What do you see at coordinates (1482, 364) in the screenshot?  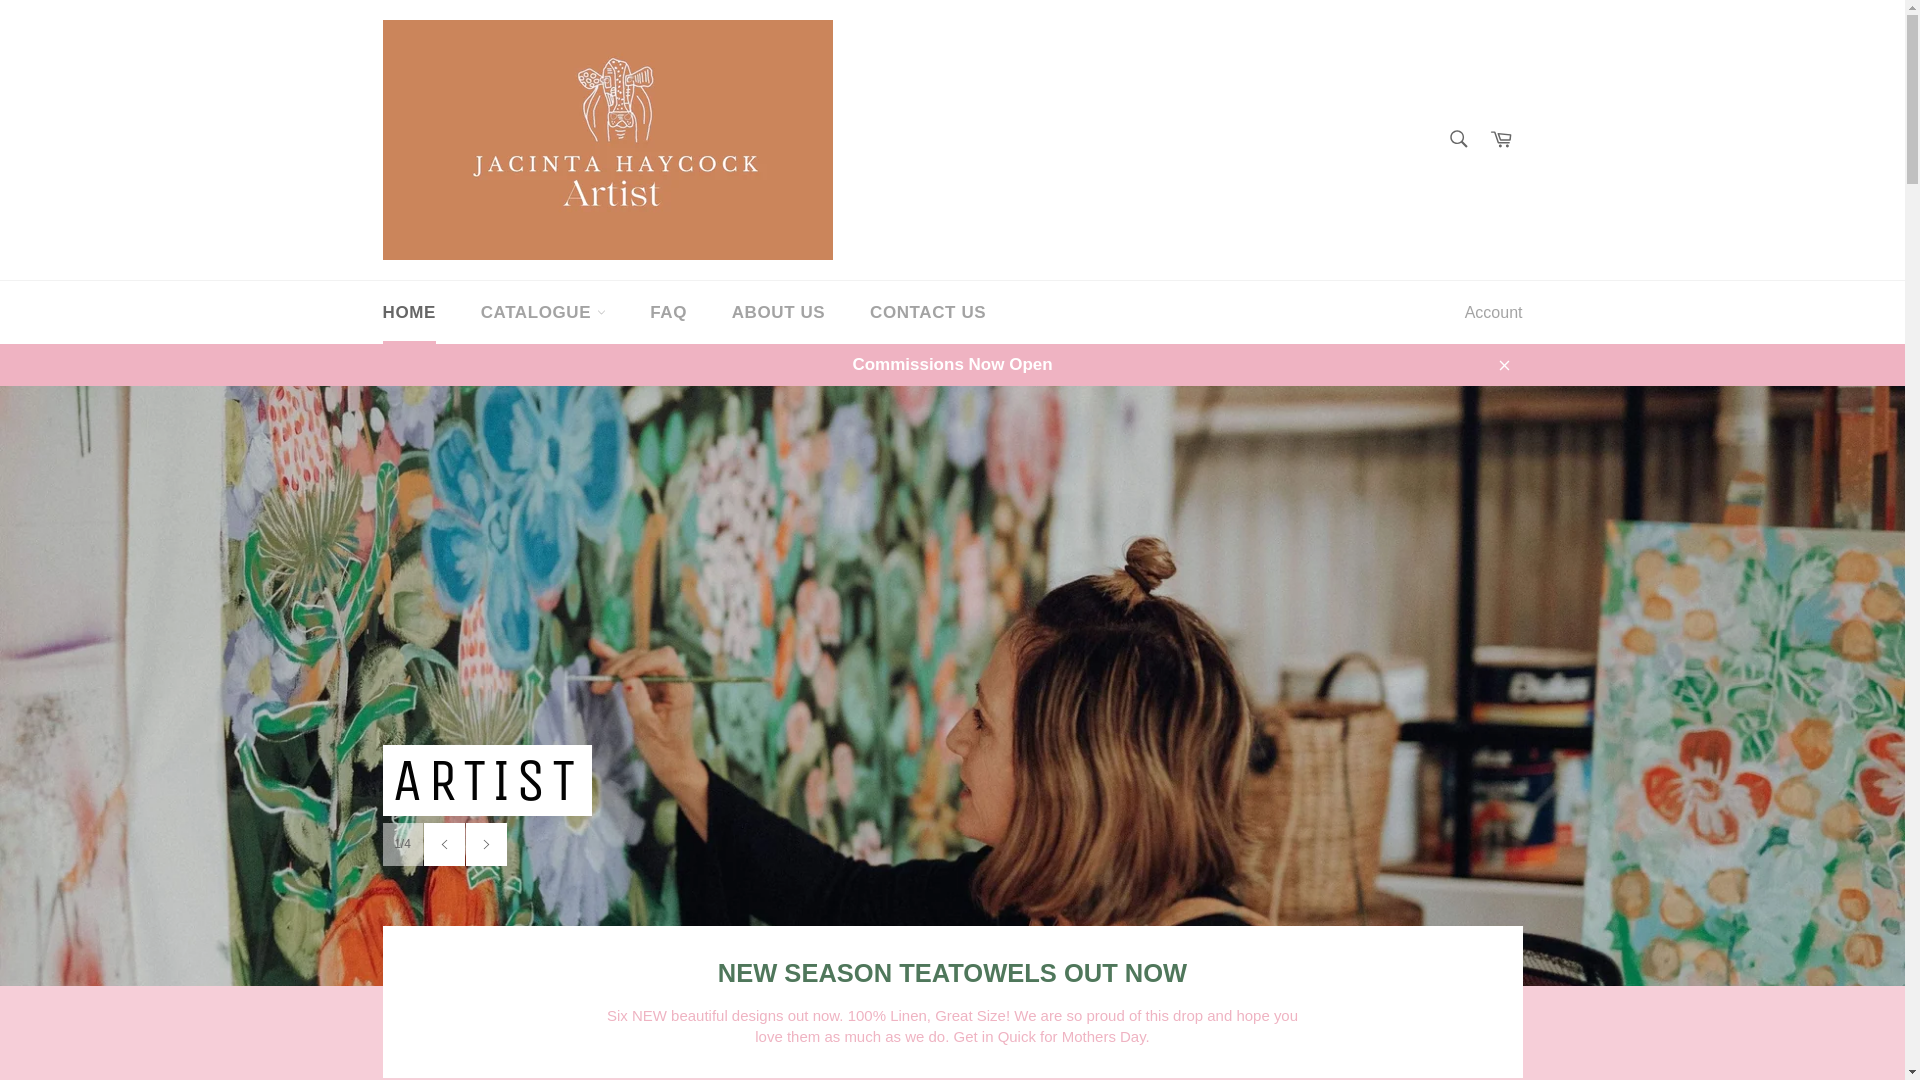 I see `'Close'` at bounding box center [1482, 364].